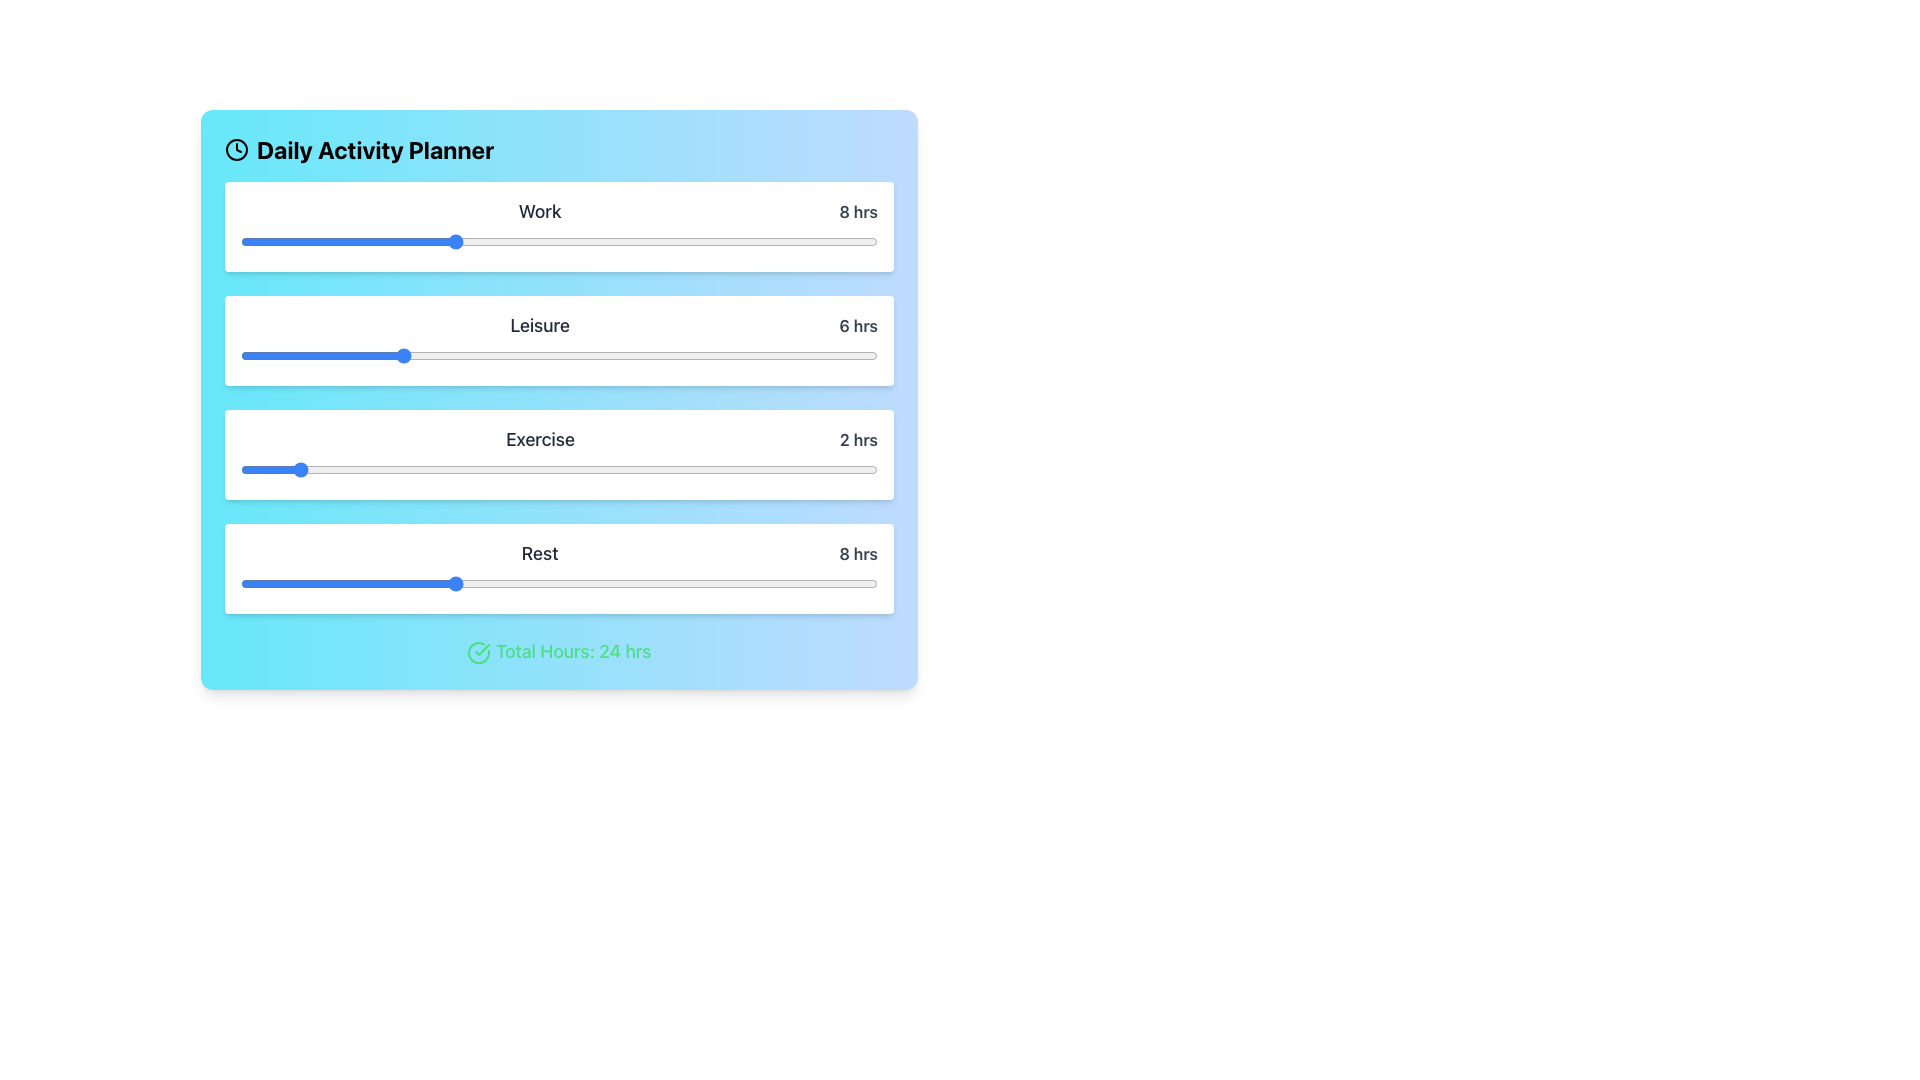  Describe the element at coordinates (858, 325) in the screenshot. I see `the static text label displaying '6 hrs' for the 'Leisure' activity in the Daily Activity Planner interface` at that location.